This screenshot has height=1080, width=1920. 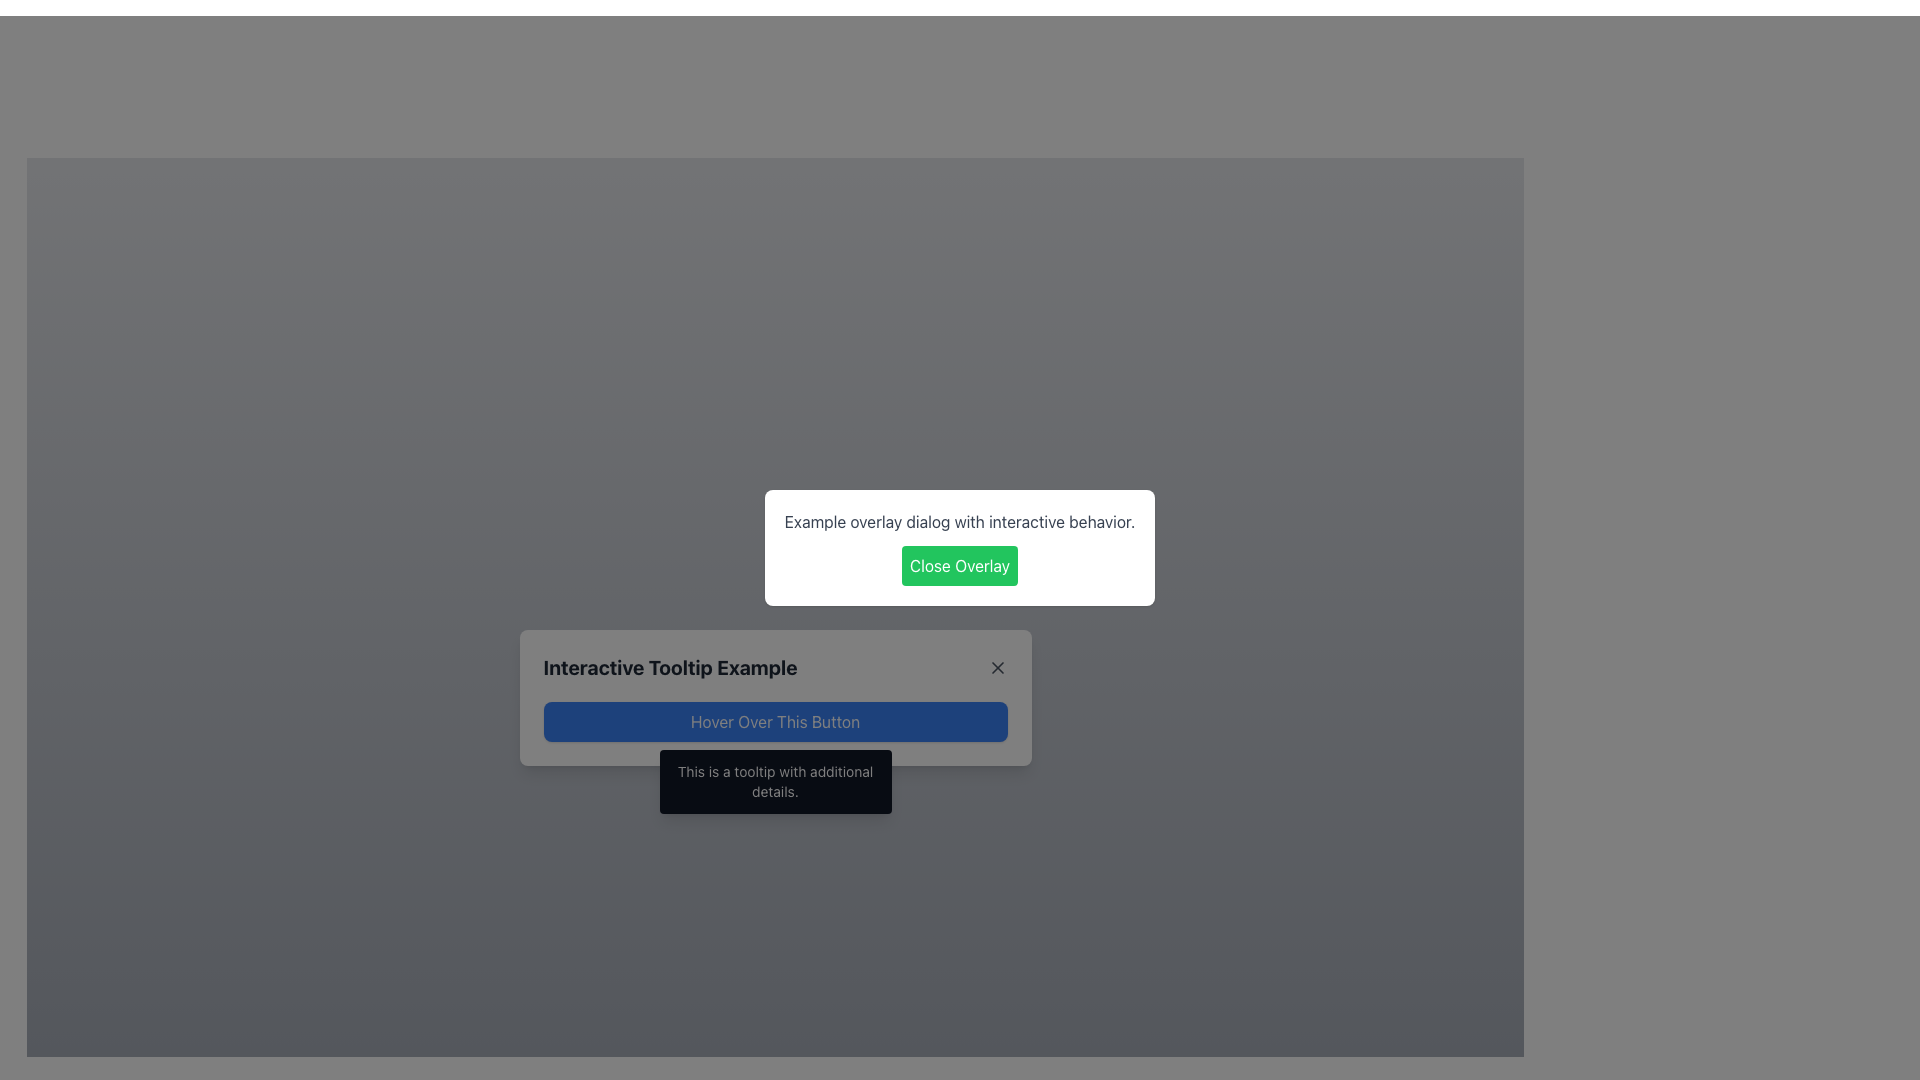 I want to click on message displayed in the tooltip located directly beneath the button labeled 'Hover Over This Button', which appears upon hovering over the button, so click(x=774, y=781).